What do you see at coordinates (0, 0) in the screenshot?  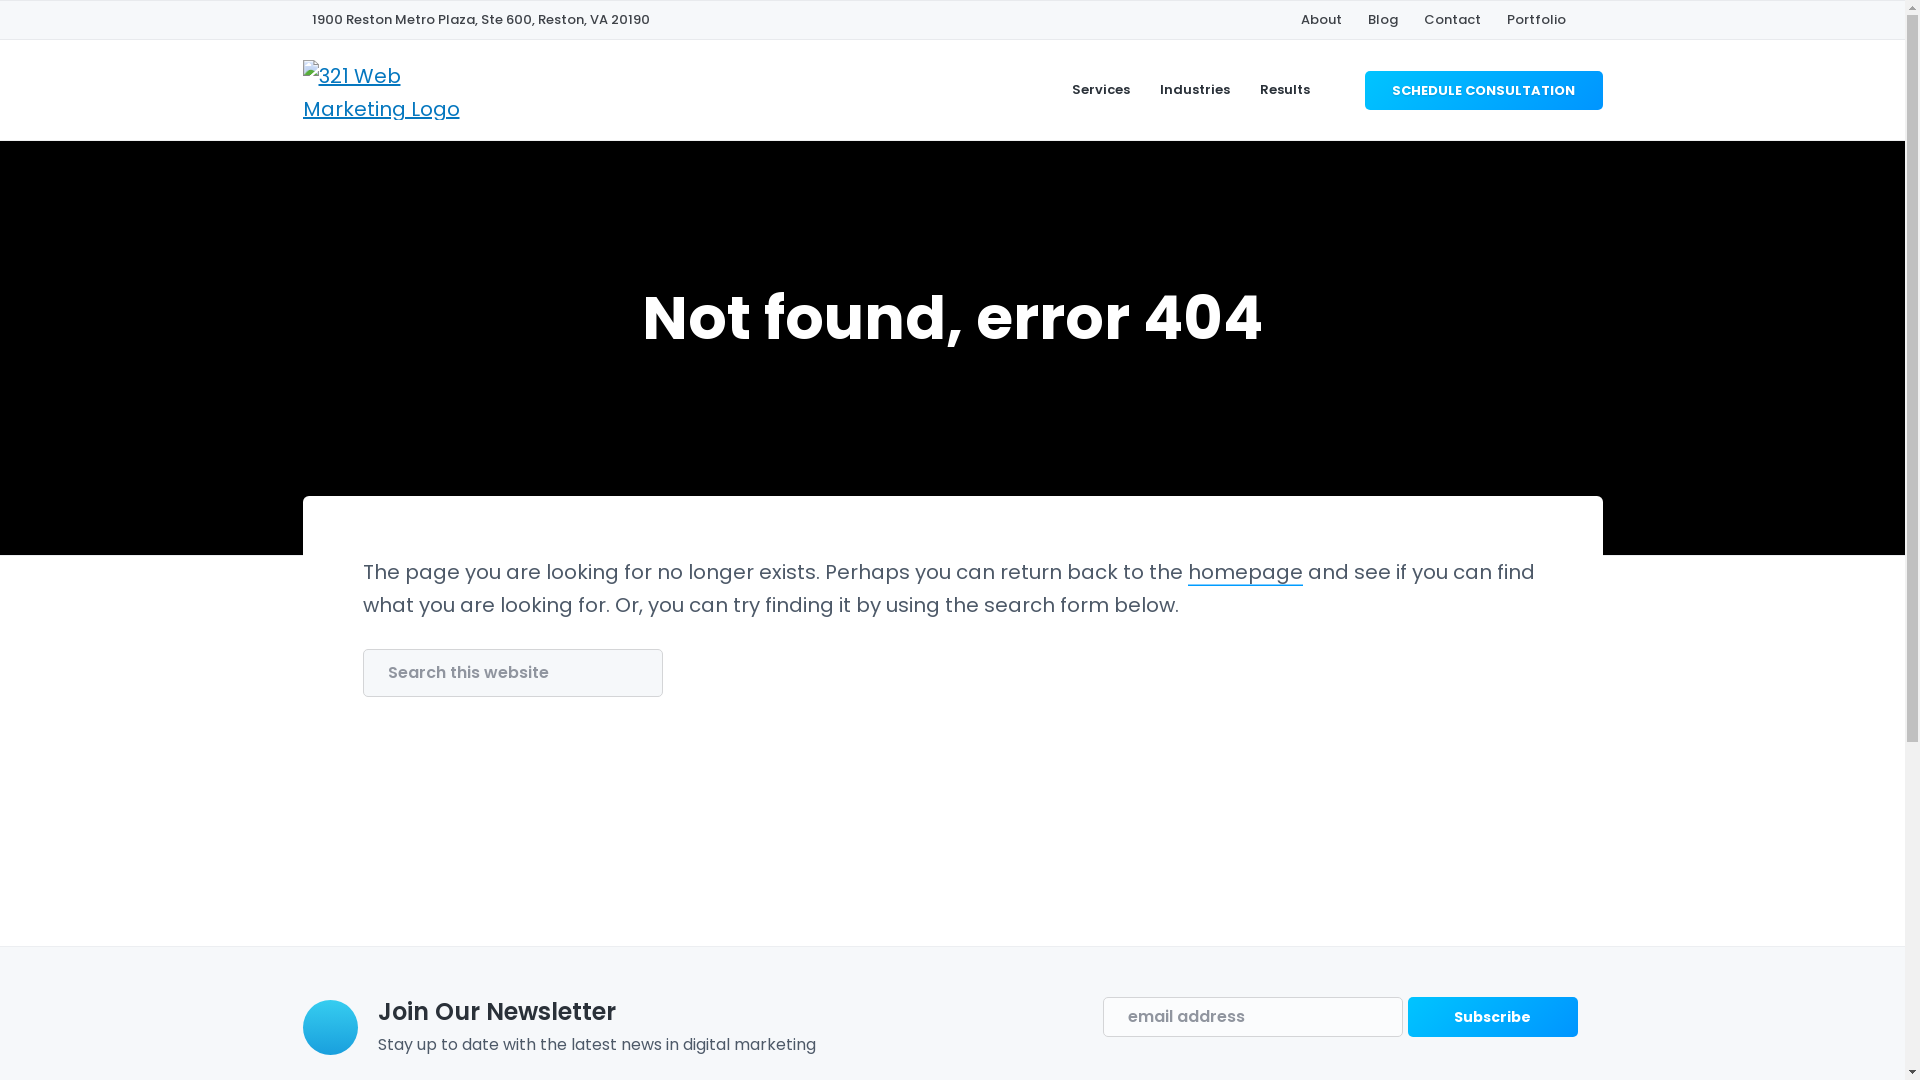 I see `'Skip to primary navigation'` at bounding box center [0, 0].